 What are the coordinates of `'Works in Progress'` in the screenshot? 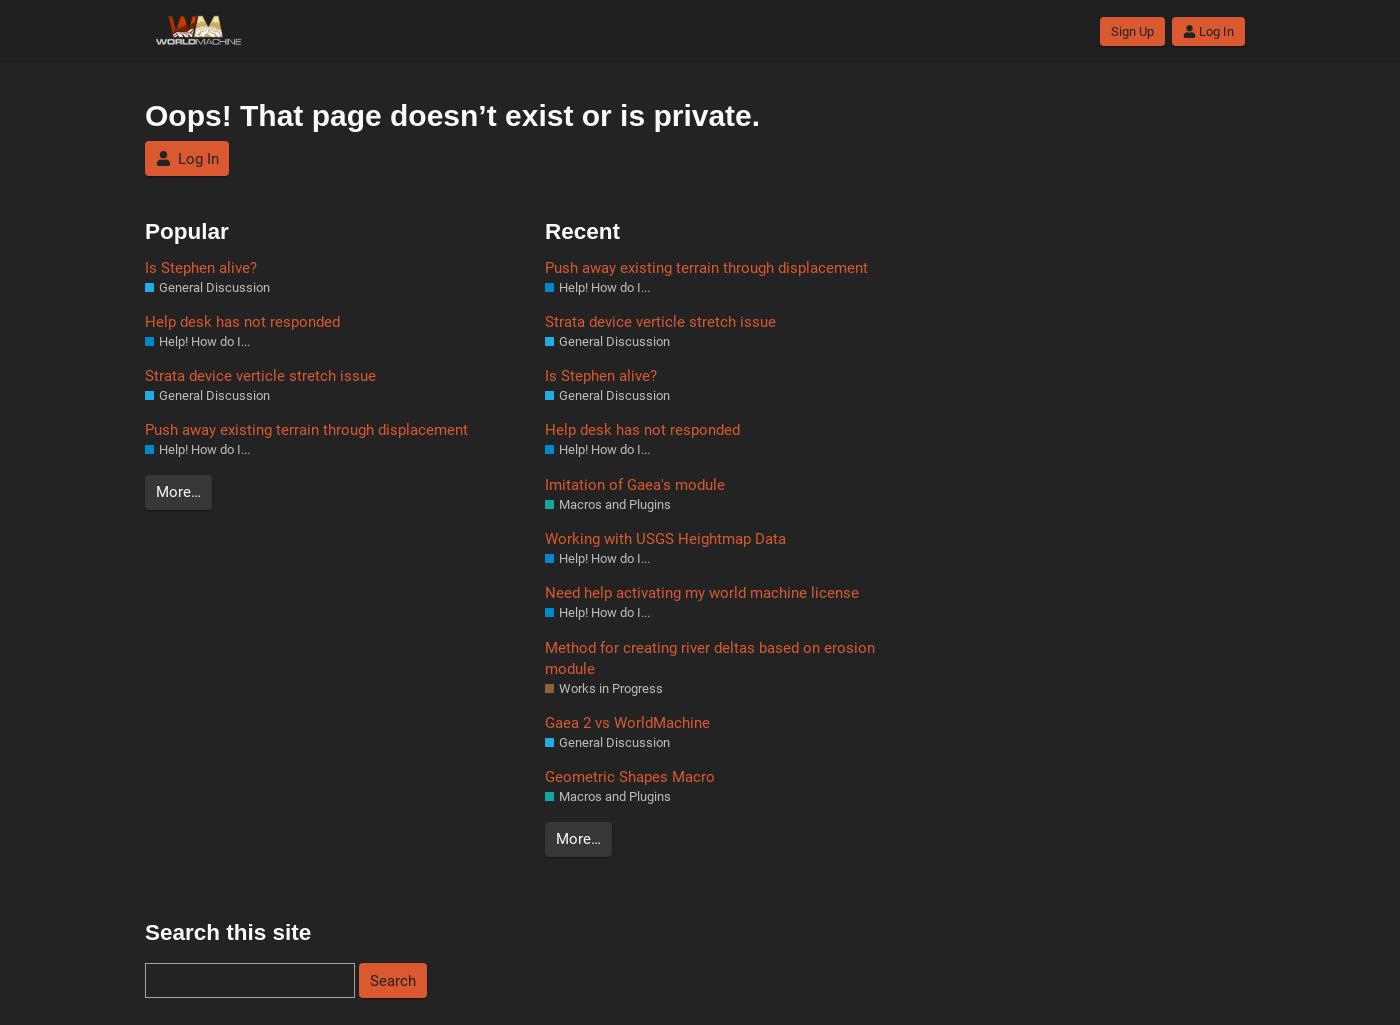 It's located at (610, 687).